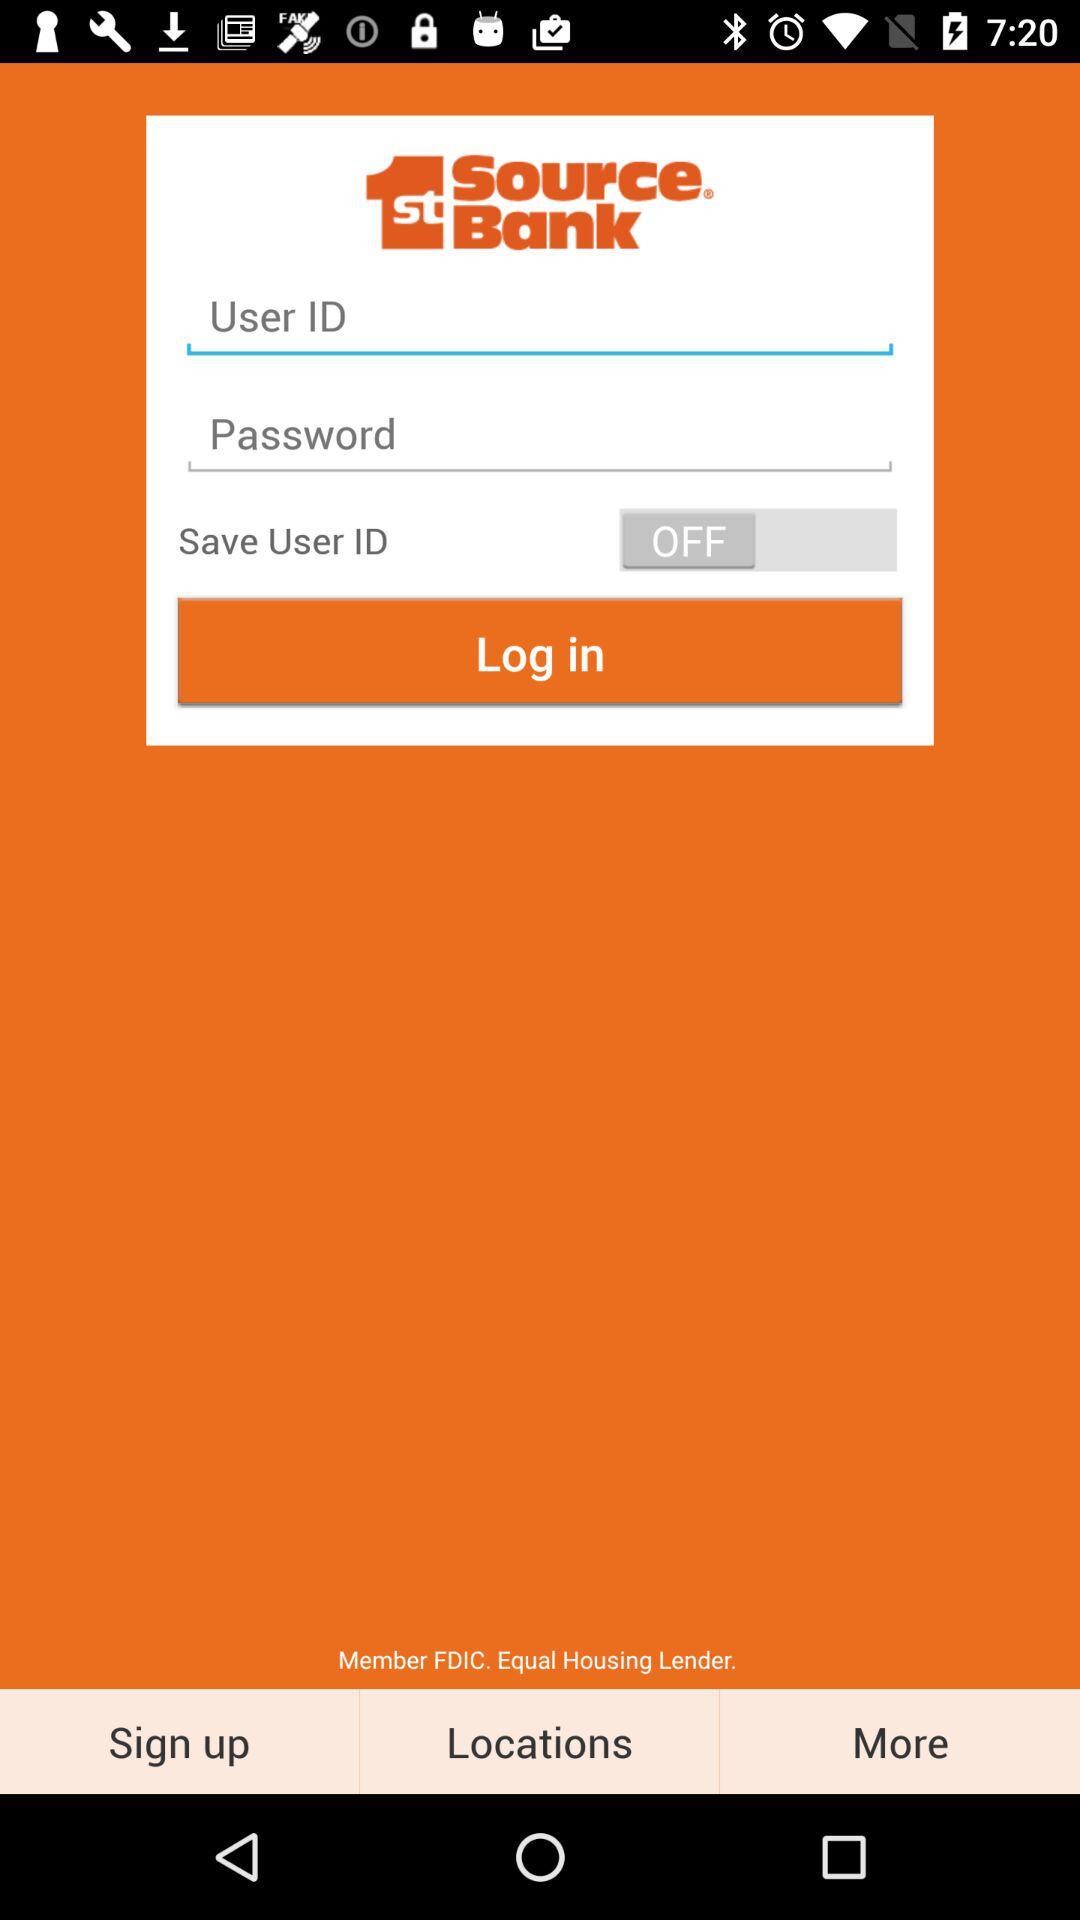  What do you see at coordinates (898, 1740) in the screenshot?
I see `the icon next to locations icon` at bounding box center [898, 1740].